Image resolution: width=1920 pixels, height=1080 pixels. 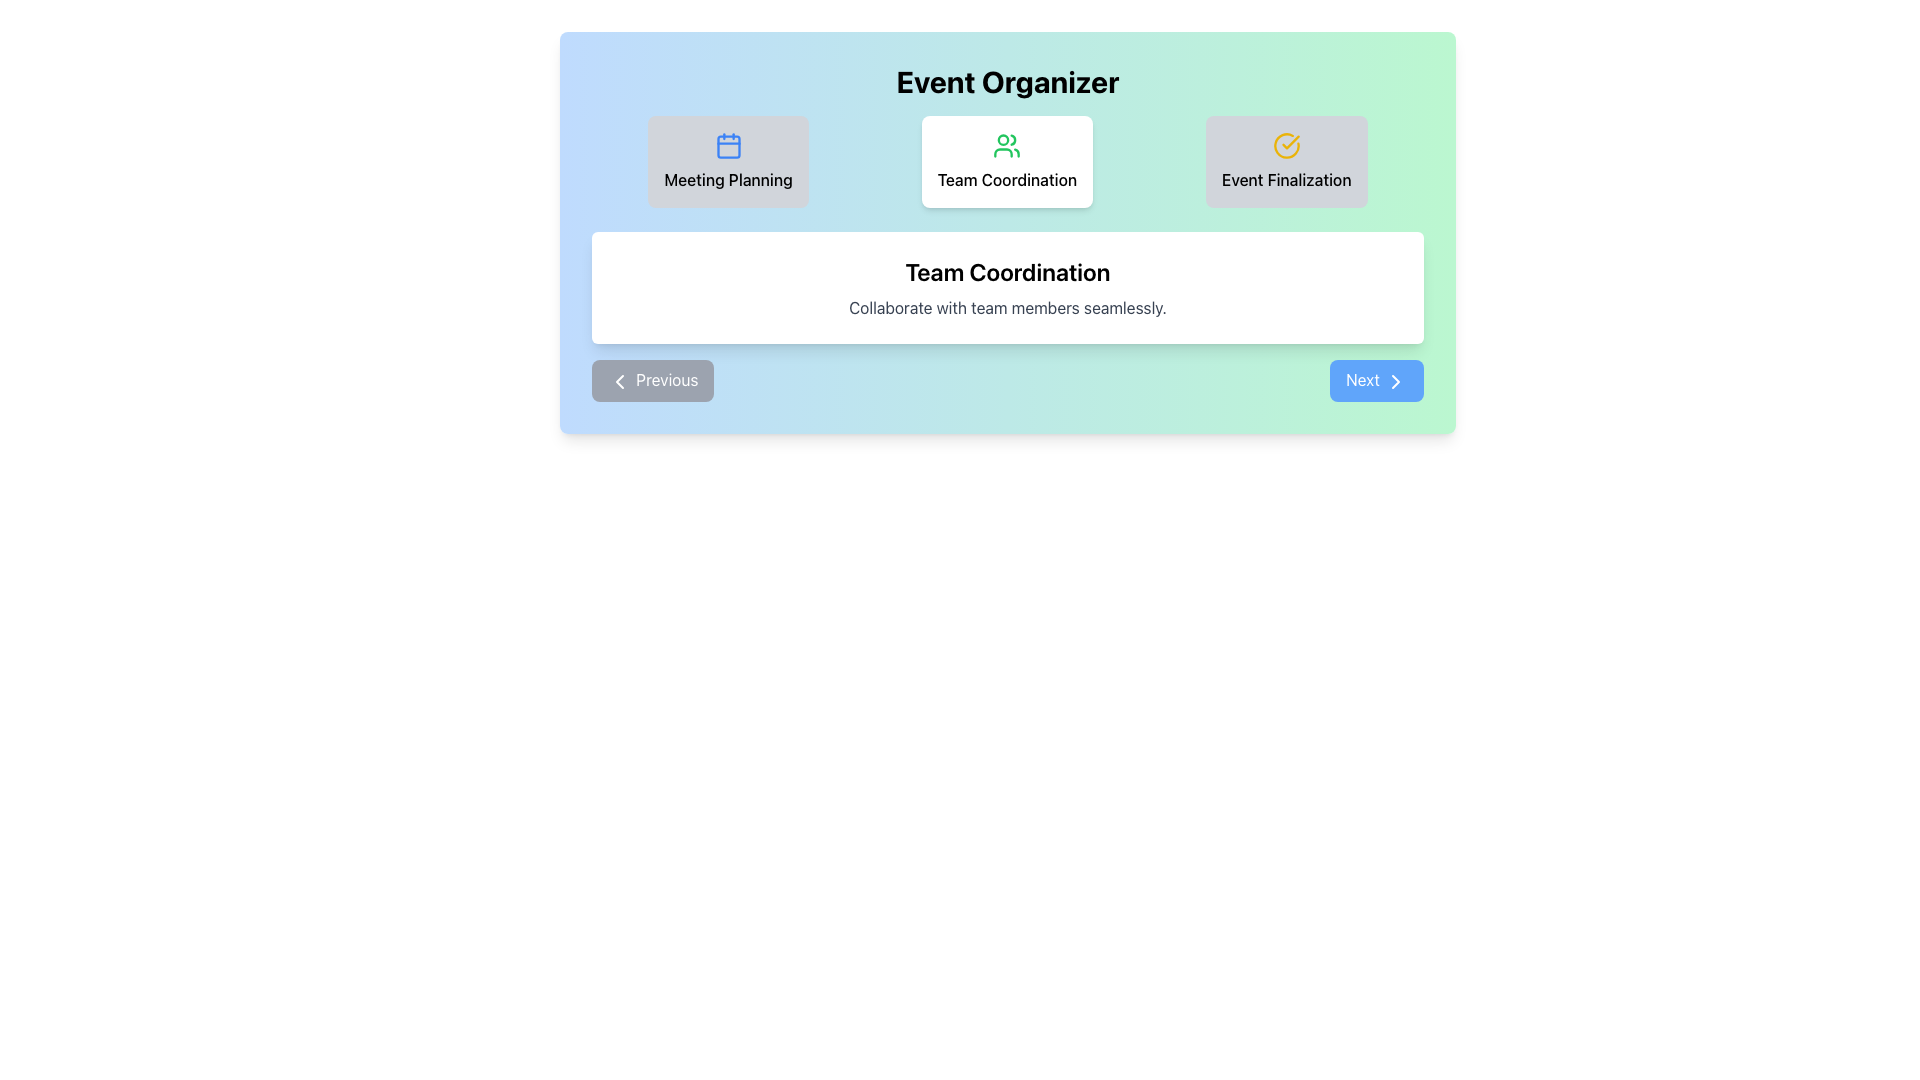 What do you see at coordinates (727, 161) in the screenshot?
I see `'Meeting Planning' card element, which features a blue calendar icon and is the first card in the 'Event Organizer' section` at bounding box center [727, 161].